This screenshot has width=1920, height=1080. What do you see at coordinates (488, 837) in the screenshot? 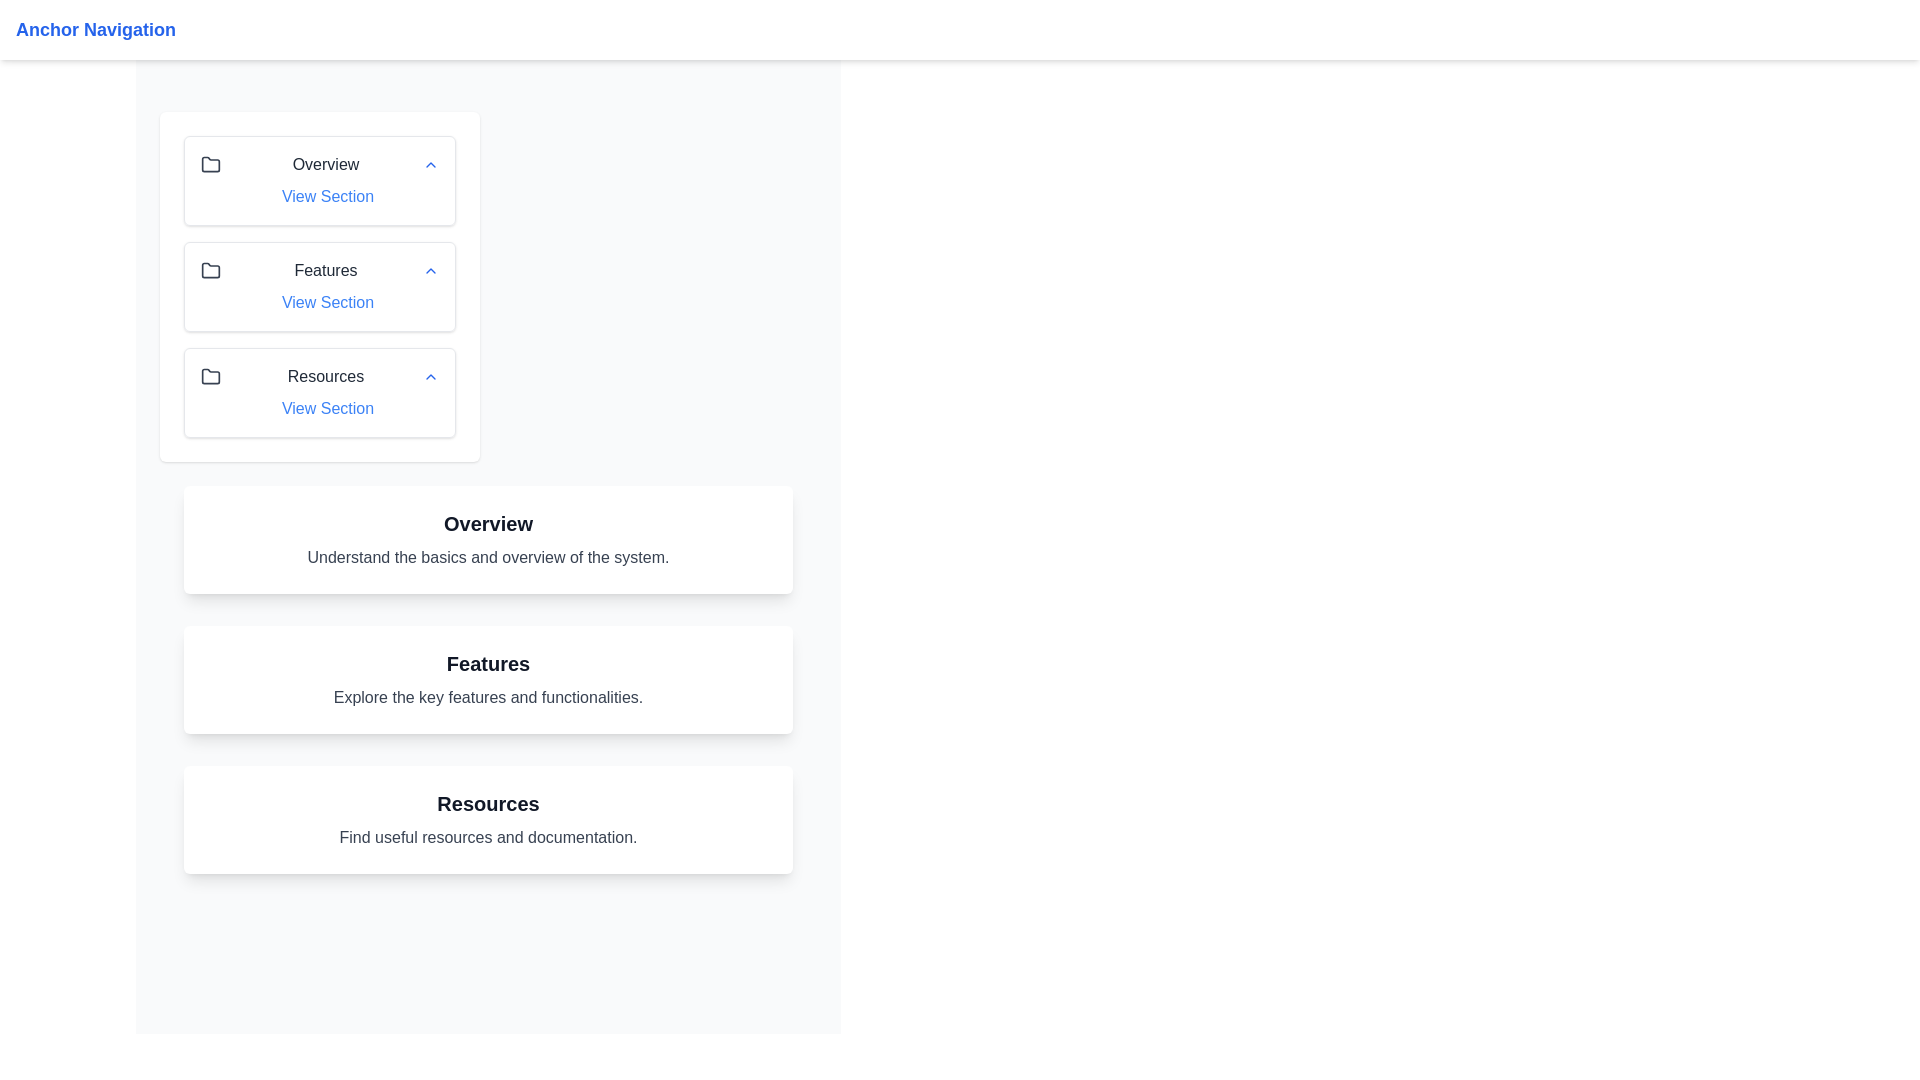
I see `the text label that reads 'Find useful resources and documentation' located at the bottom of the 'Resources' card` at bounding box center [488, 837].